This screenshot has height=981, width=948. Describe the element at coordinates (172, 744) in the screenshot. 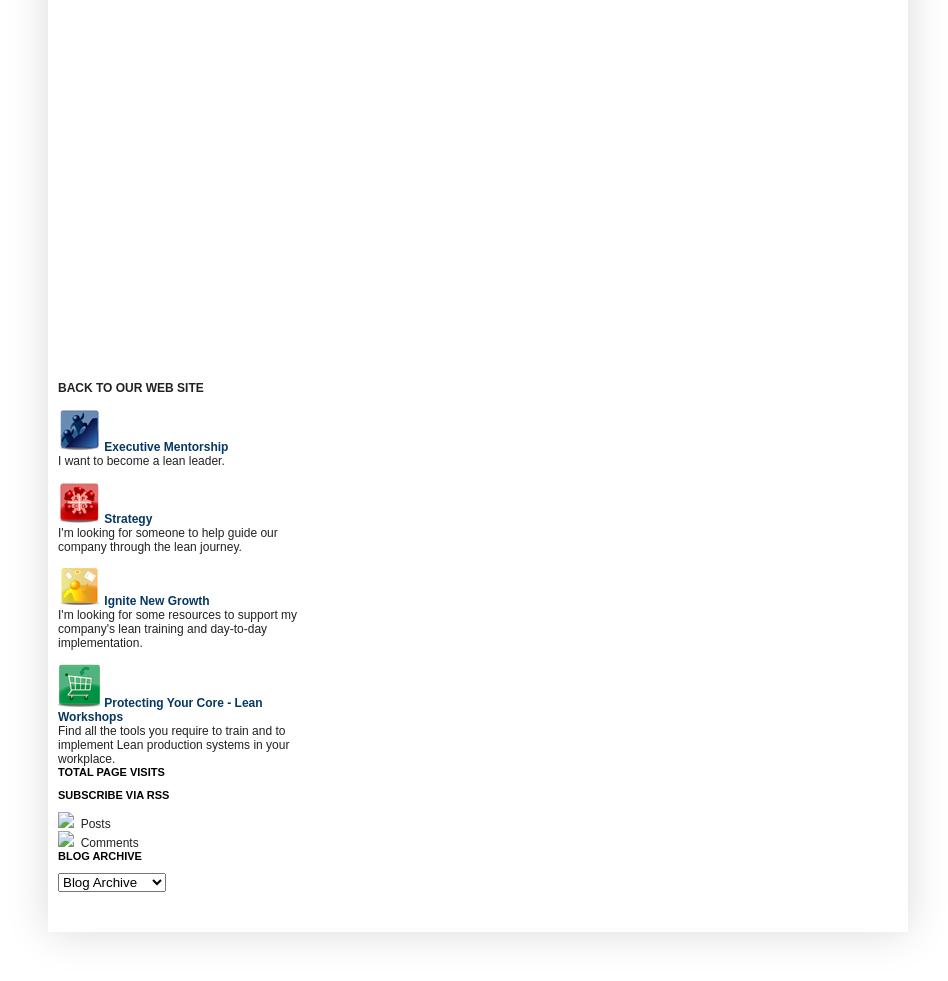

I see `'Find all the tools you require to train and to implement Lean production systems in your workplace.'` at that location.